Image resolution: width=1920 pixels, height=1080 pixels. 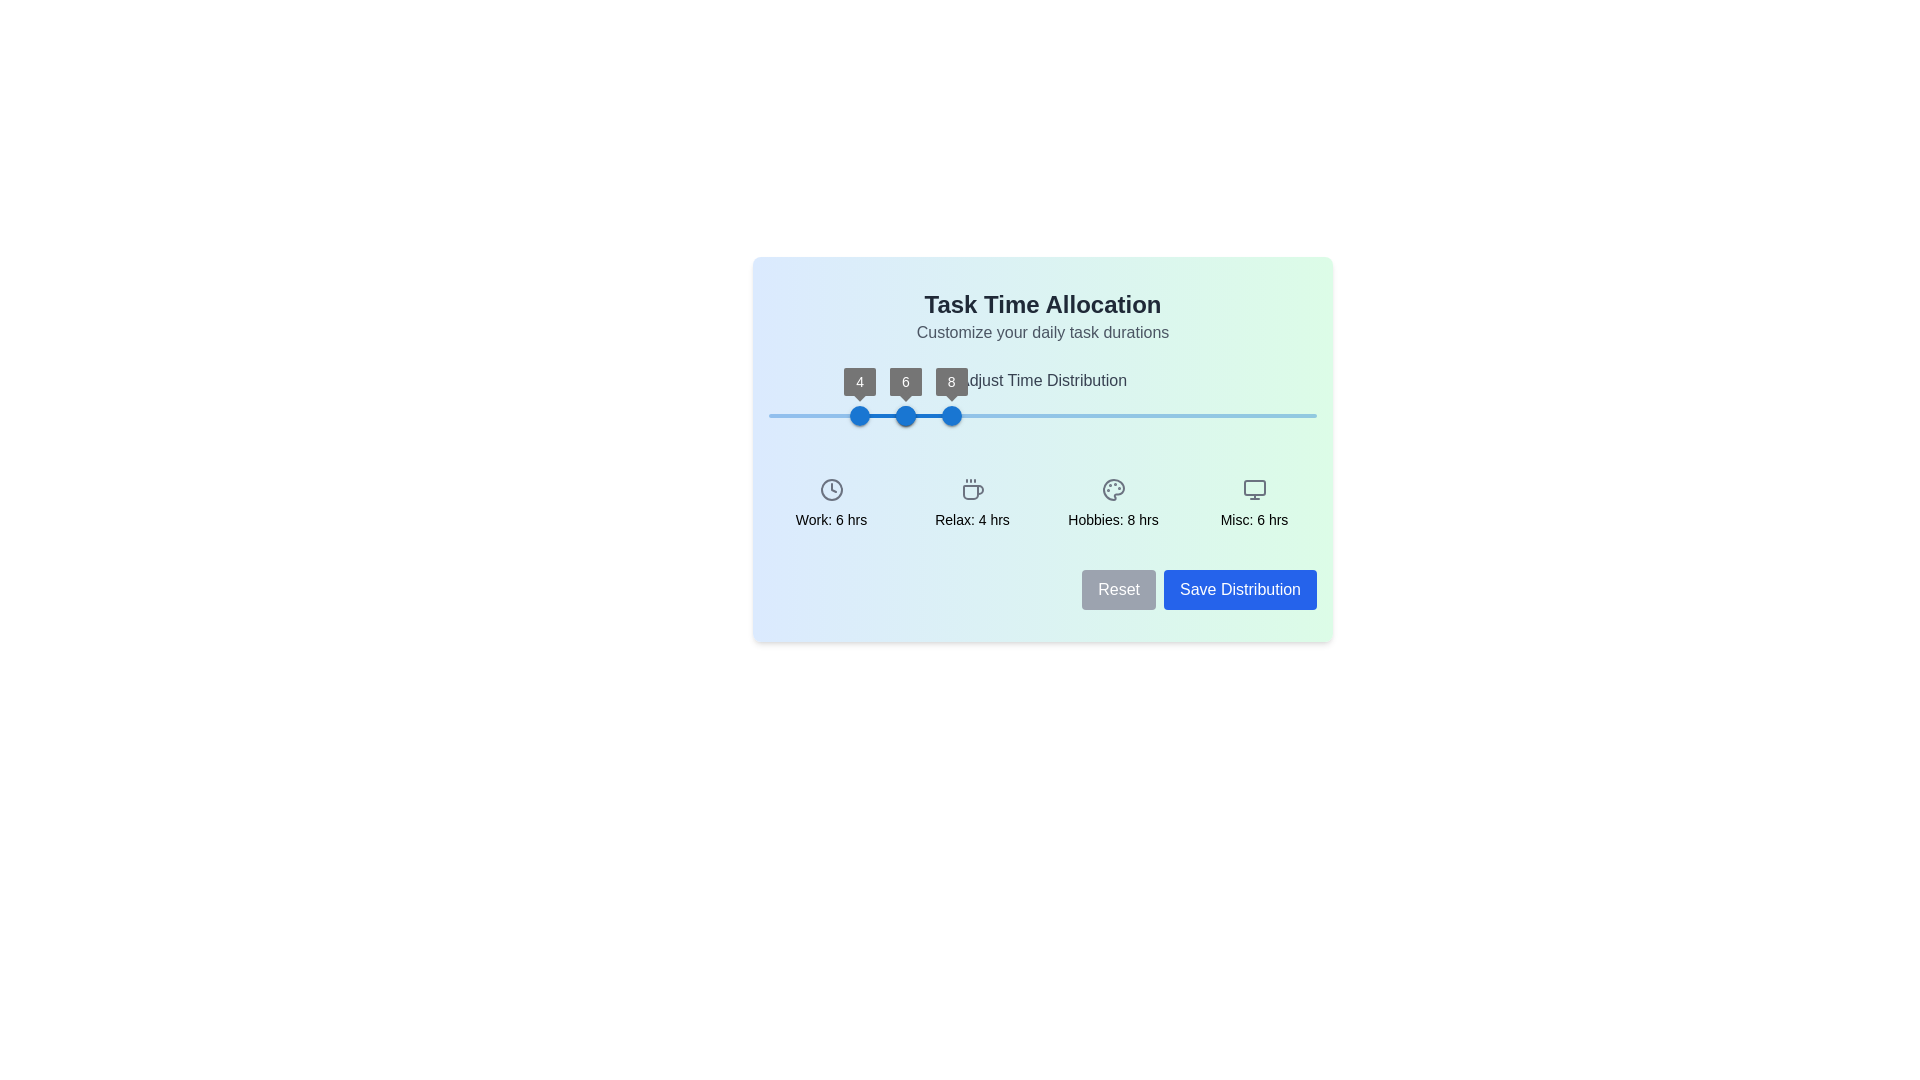 What do you see at coordinates (860, 415) in the screenshot?
I see `the blue circular slider thumb located at the leftmost position of the horizontal slider track` at bounding box center [860, 415].